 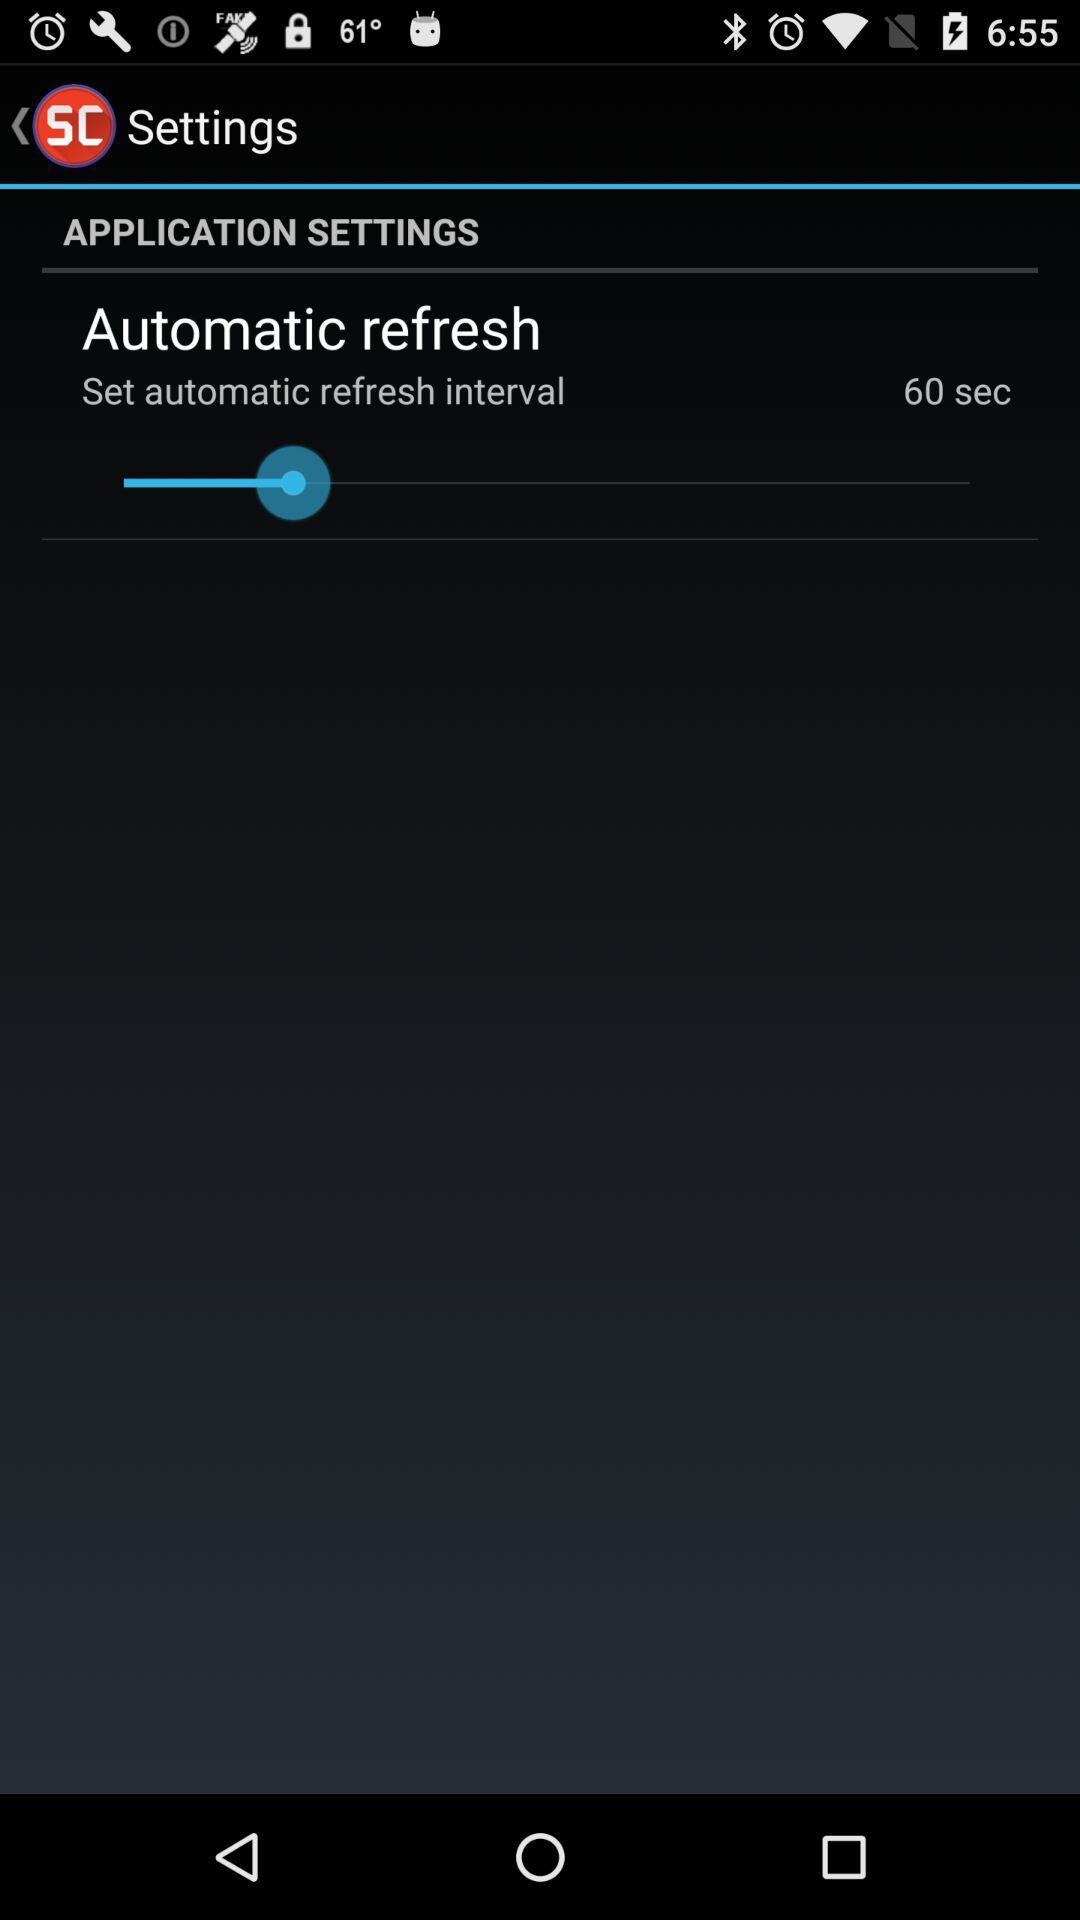 What do you see at coordinates (977, 389) in the screenshot?
I see `the app below automatic refresh` at bounding box center [977, 389].